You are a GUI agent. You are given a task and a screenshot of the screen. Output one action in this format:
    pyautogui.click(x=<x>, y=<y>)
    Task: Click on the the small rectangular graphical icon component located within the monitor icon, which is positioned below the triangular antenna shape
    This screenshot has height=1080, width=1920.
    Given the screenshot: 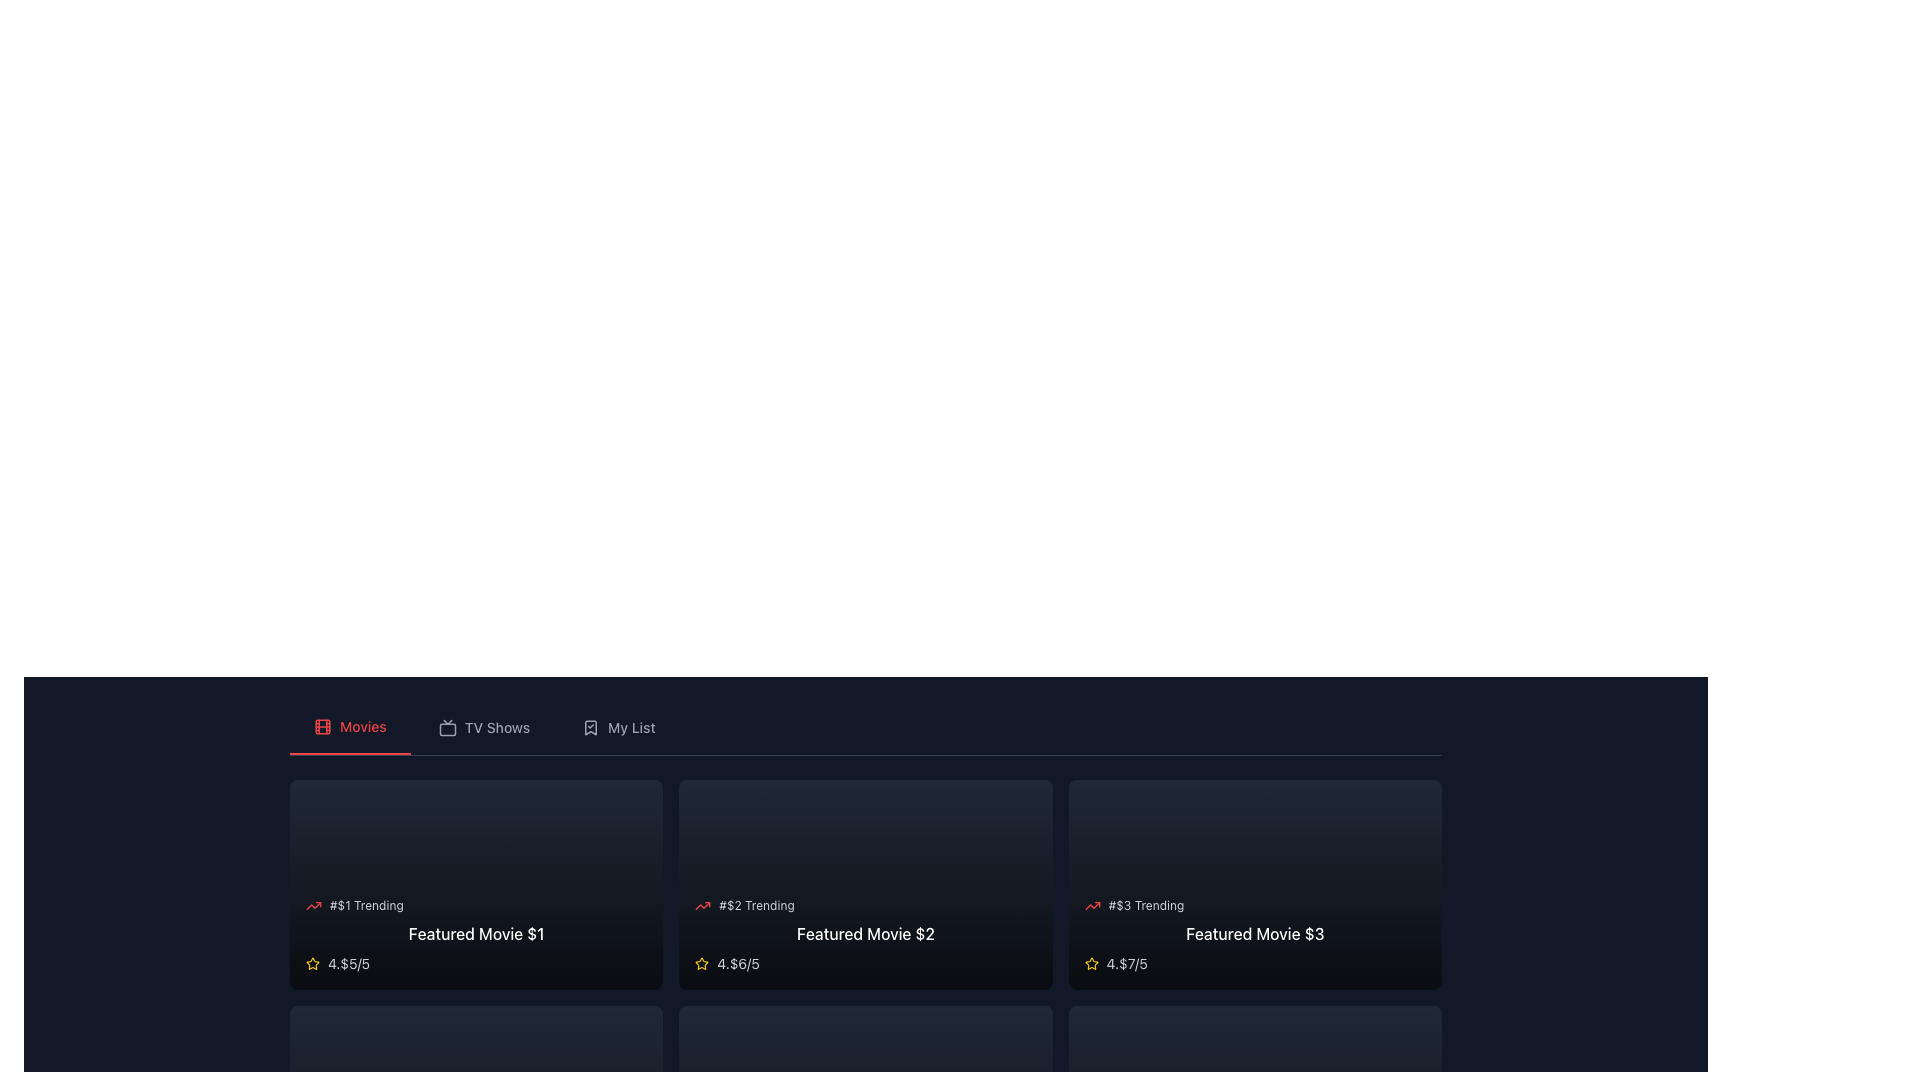 What is the action you would take?
    pyautogui.click(x=446, y=729)
    